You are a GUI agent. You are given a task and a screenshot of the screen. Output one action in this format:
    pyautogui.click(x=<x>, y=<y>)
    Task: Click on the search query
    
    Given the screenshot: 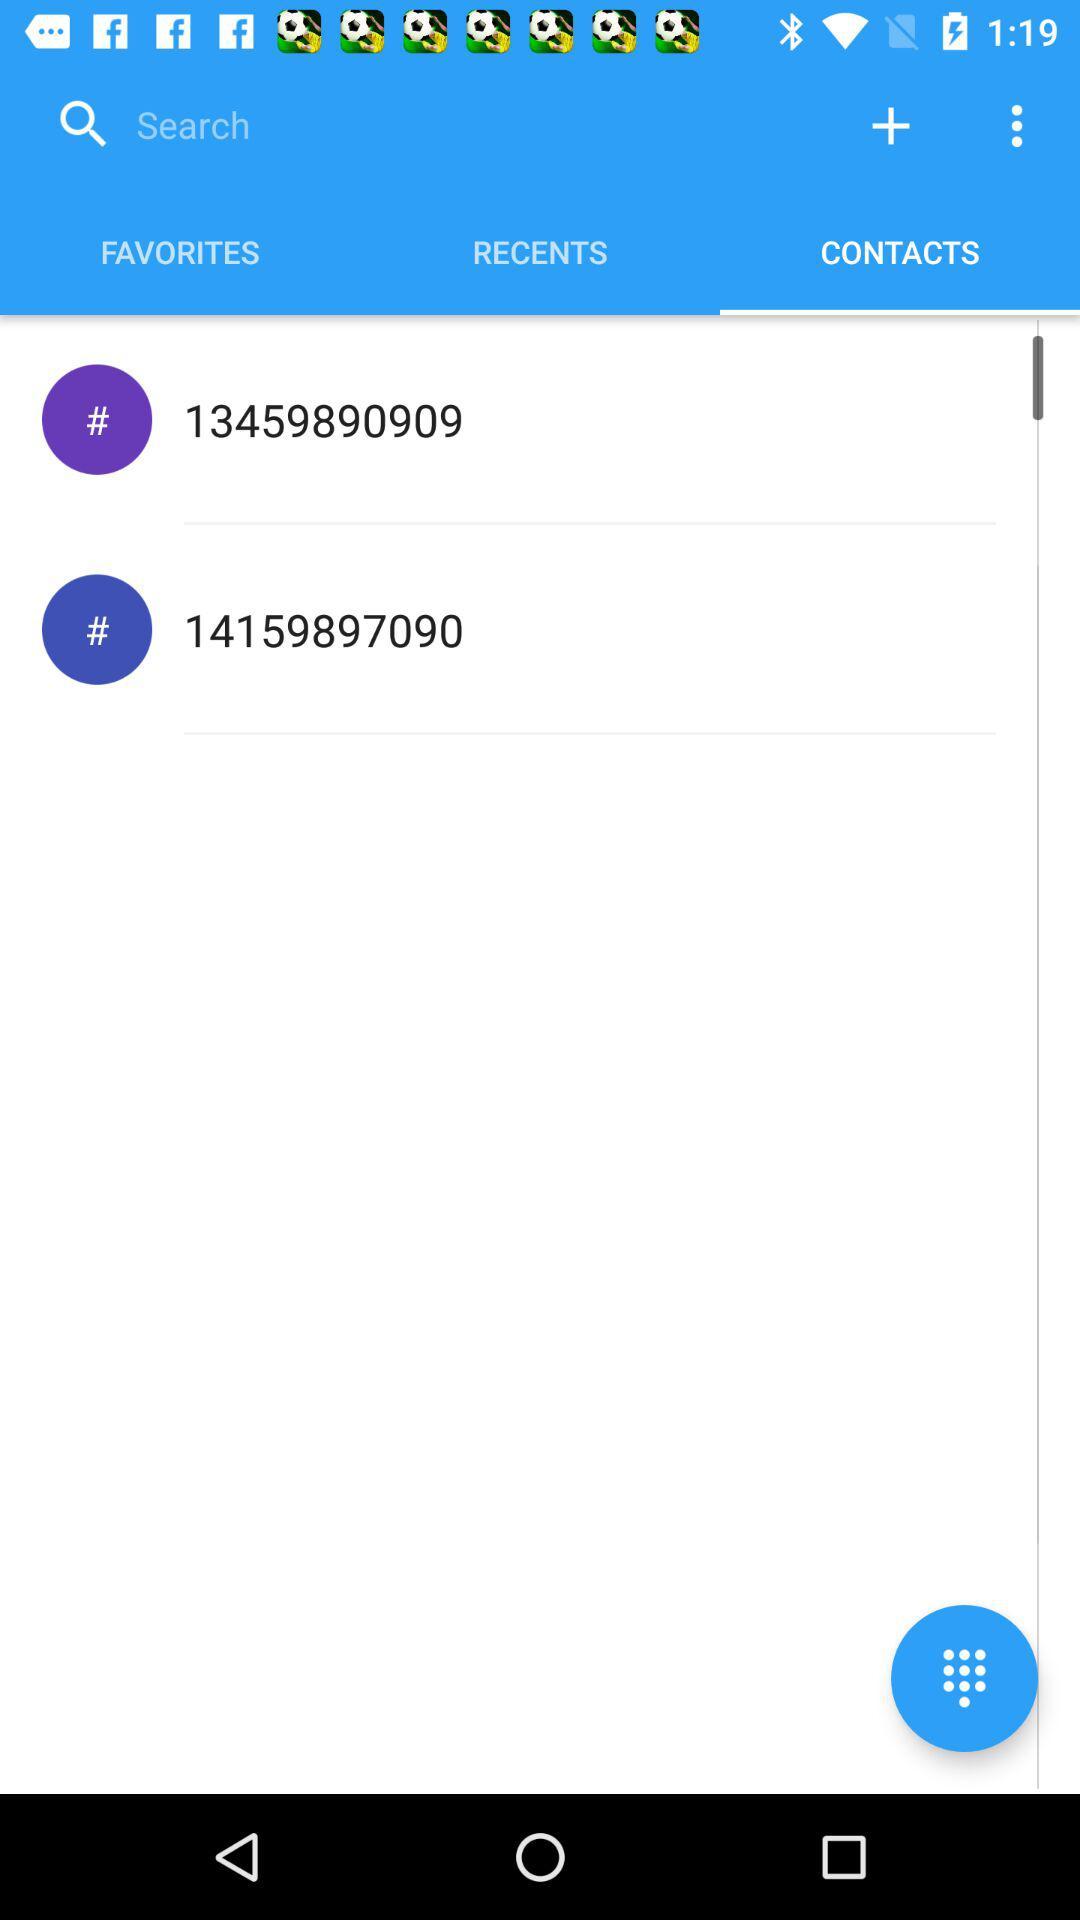 What is the action you would take?
    pyautogui.click(x=434, y=124)
    